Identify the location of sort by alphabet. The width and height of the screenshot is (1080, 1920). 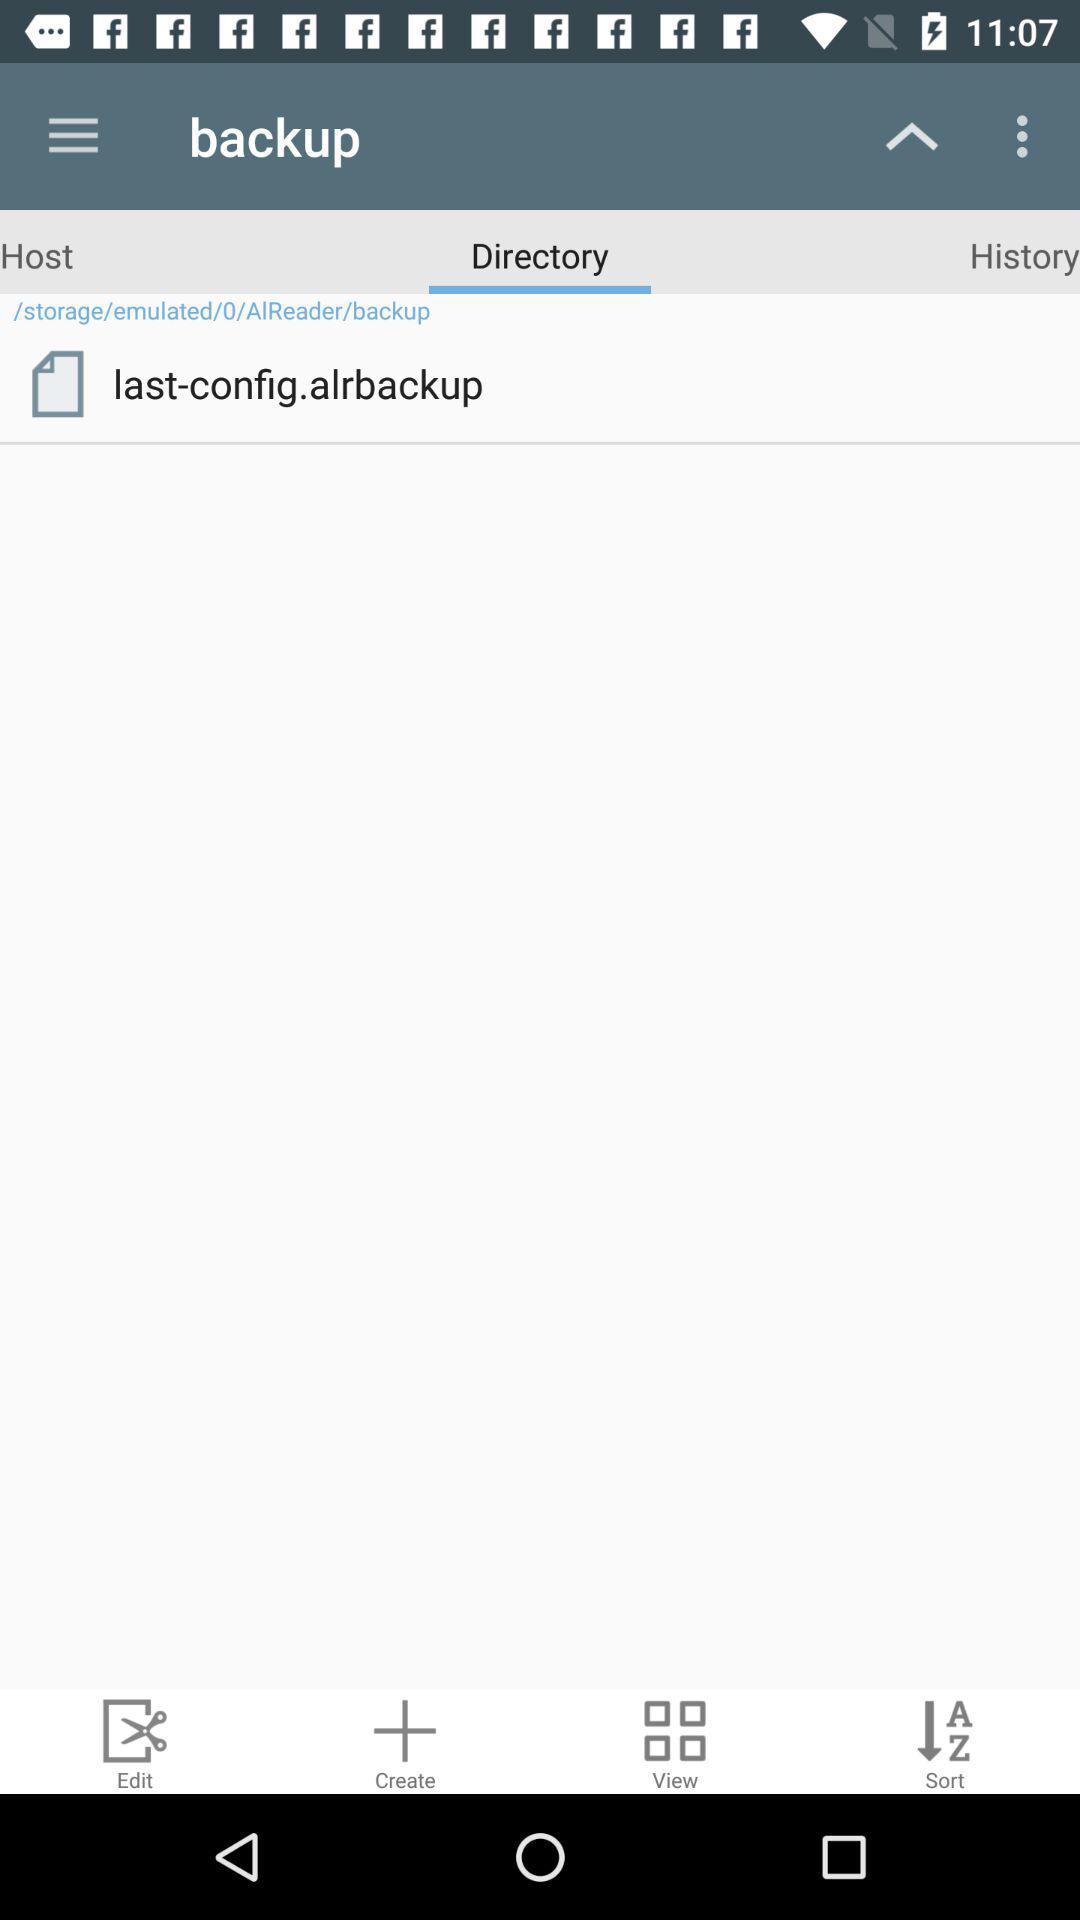
(945, 1740).